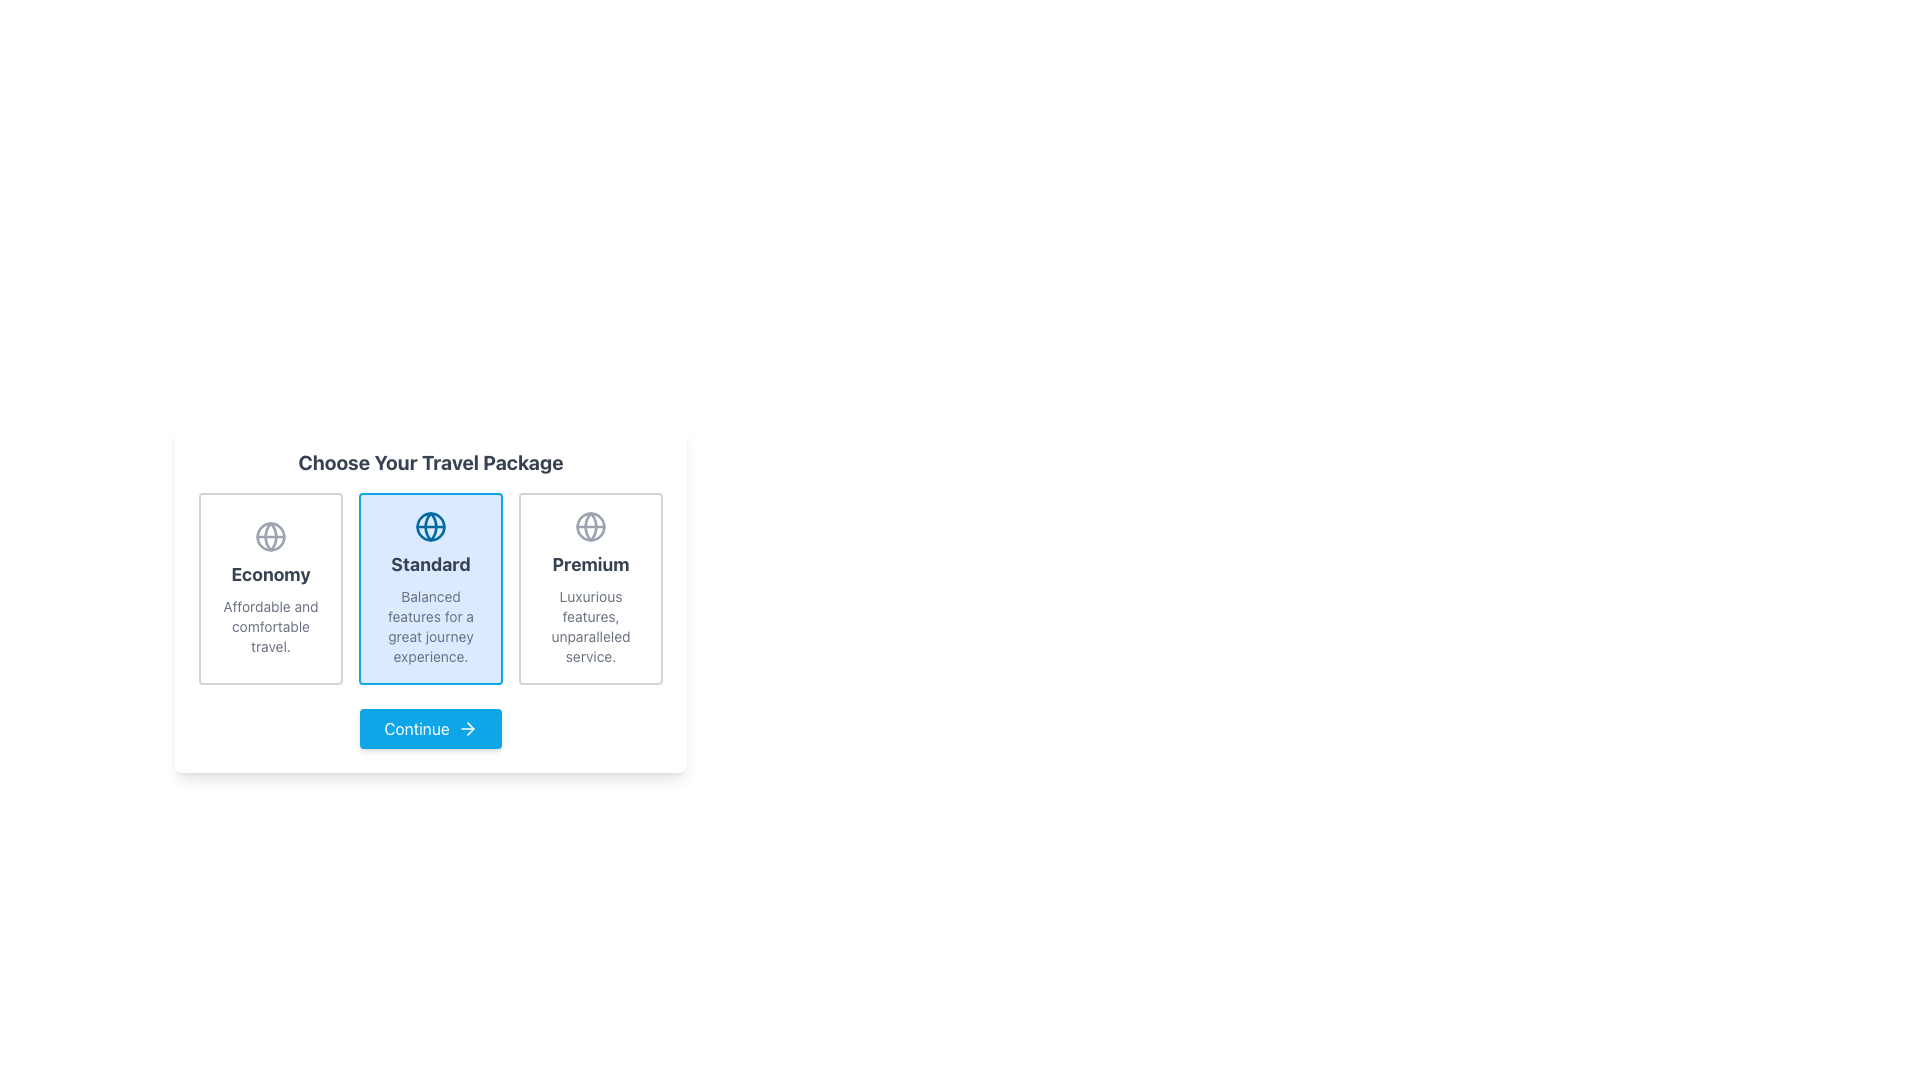 This screenshot has width=1920, height=1080. I want to click on the 'Economy' selectable option card, which is the first in a row of three travel package options, so click(269, 588).